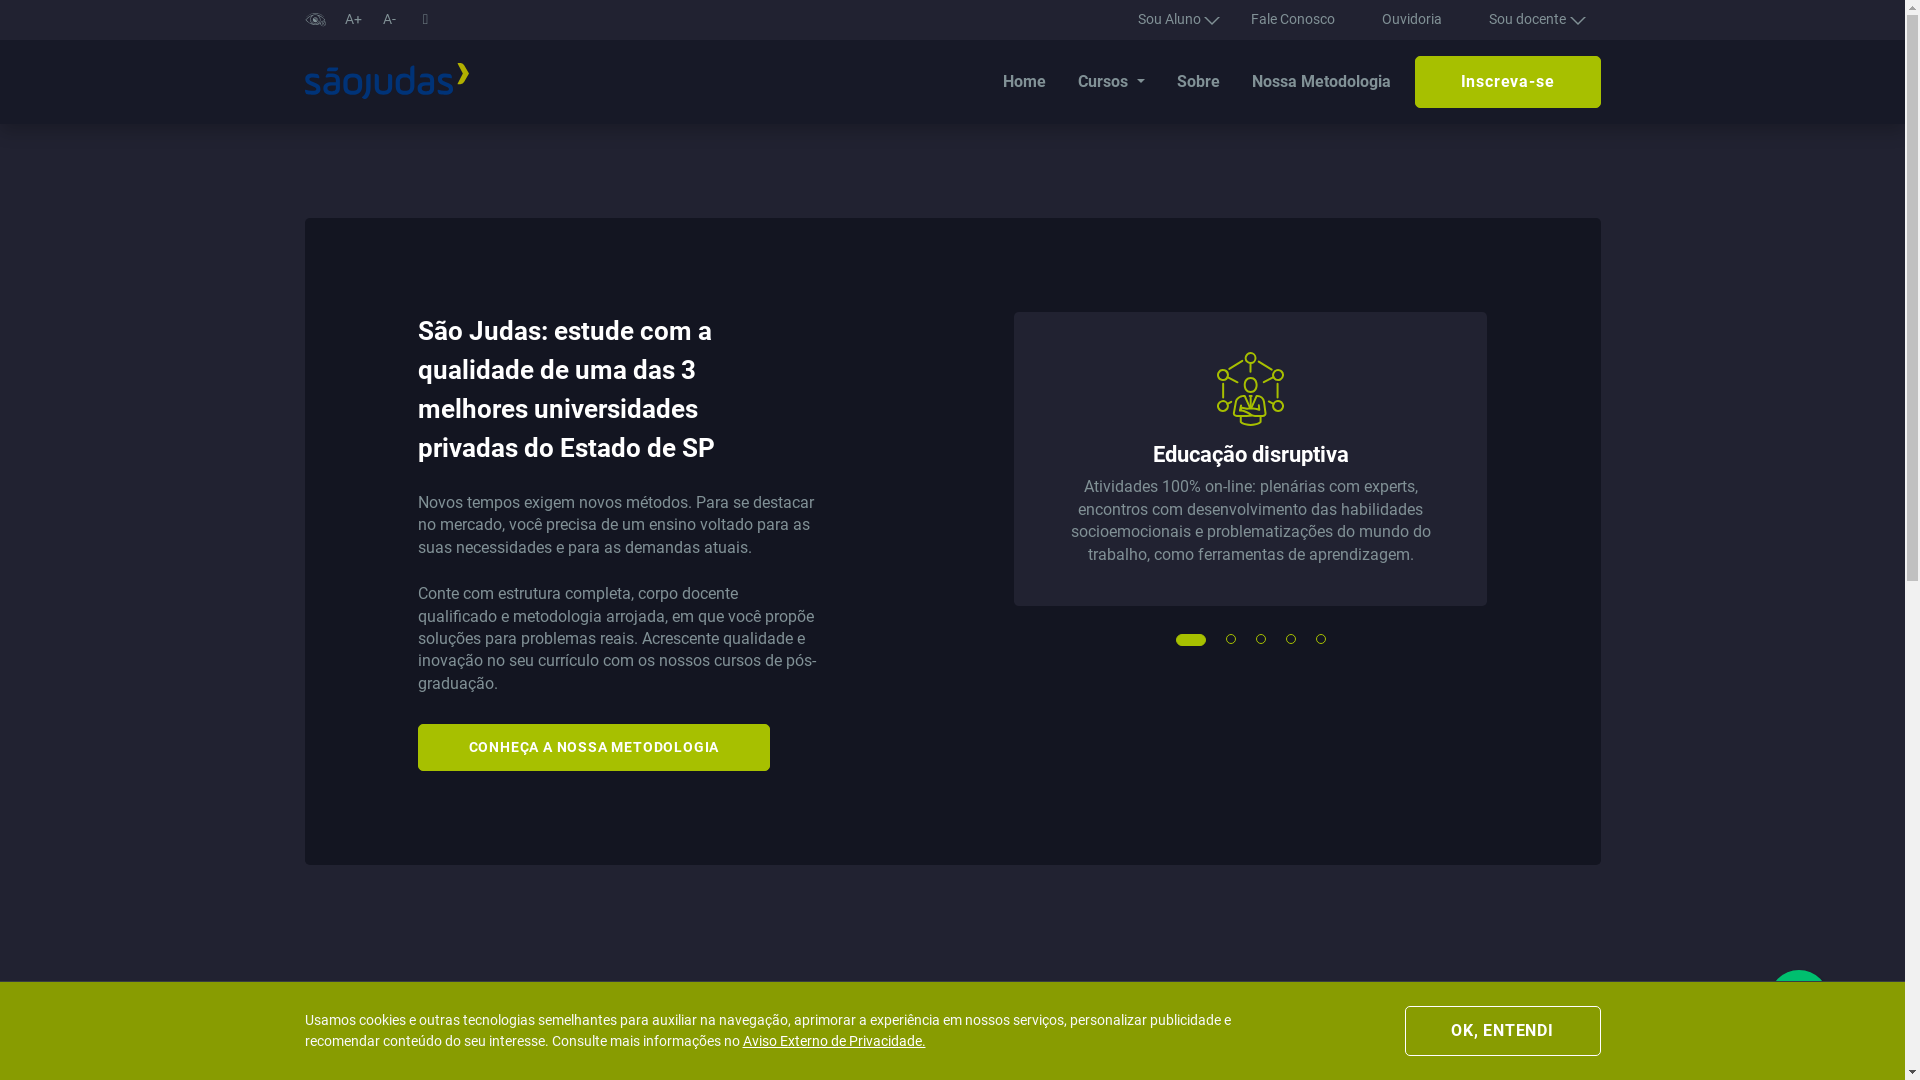  I want to click on 'Sou docente', so click(1473, 19).